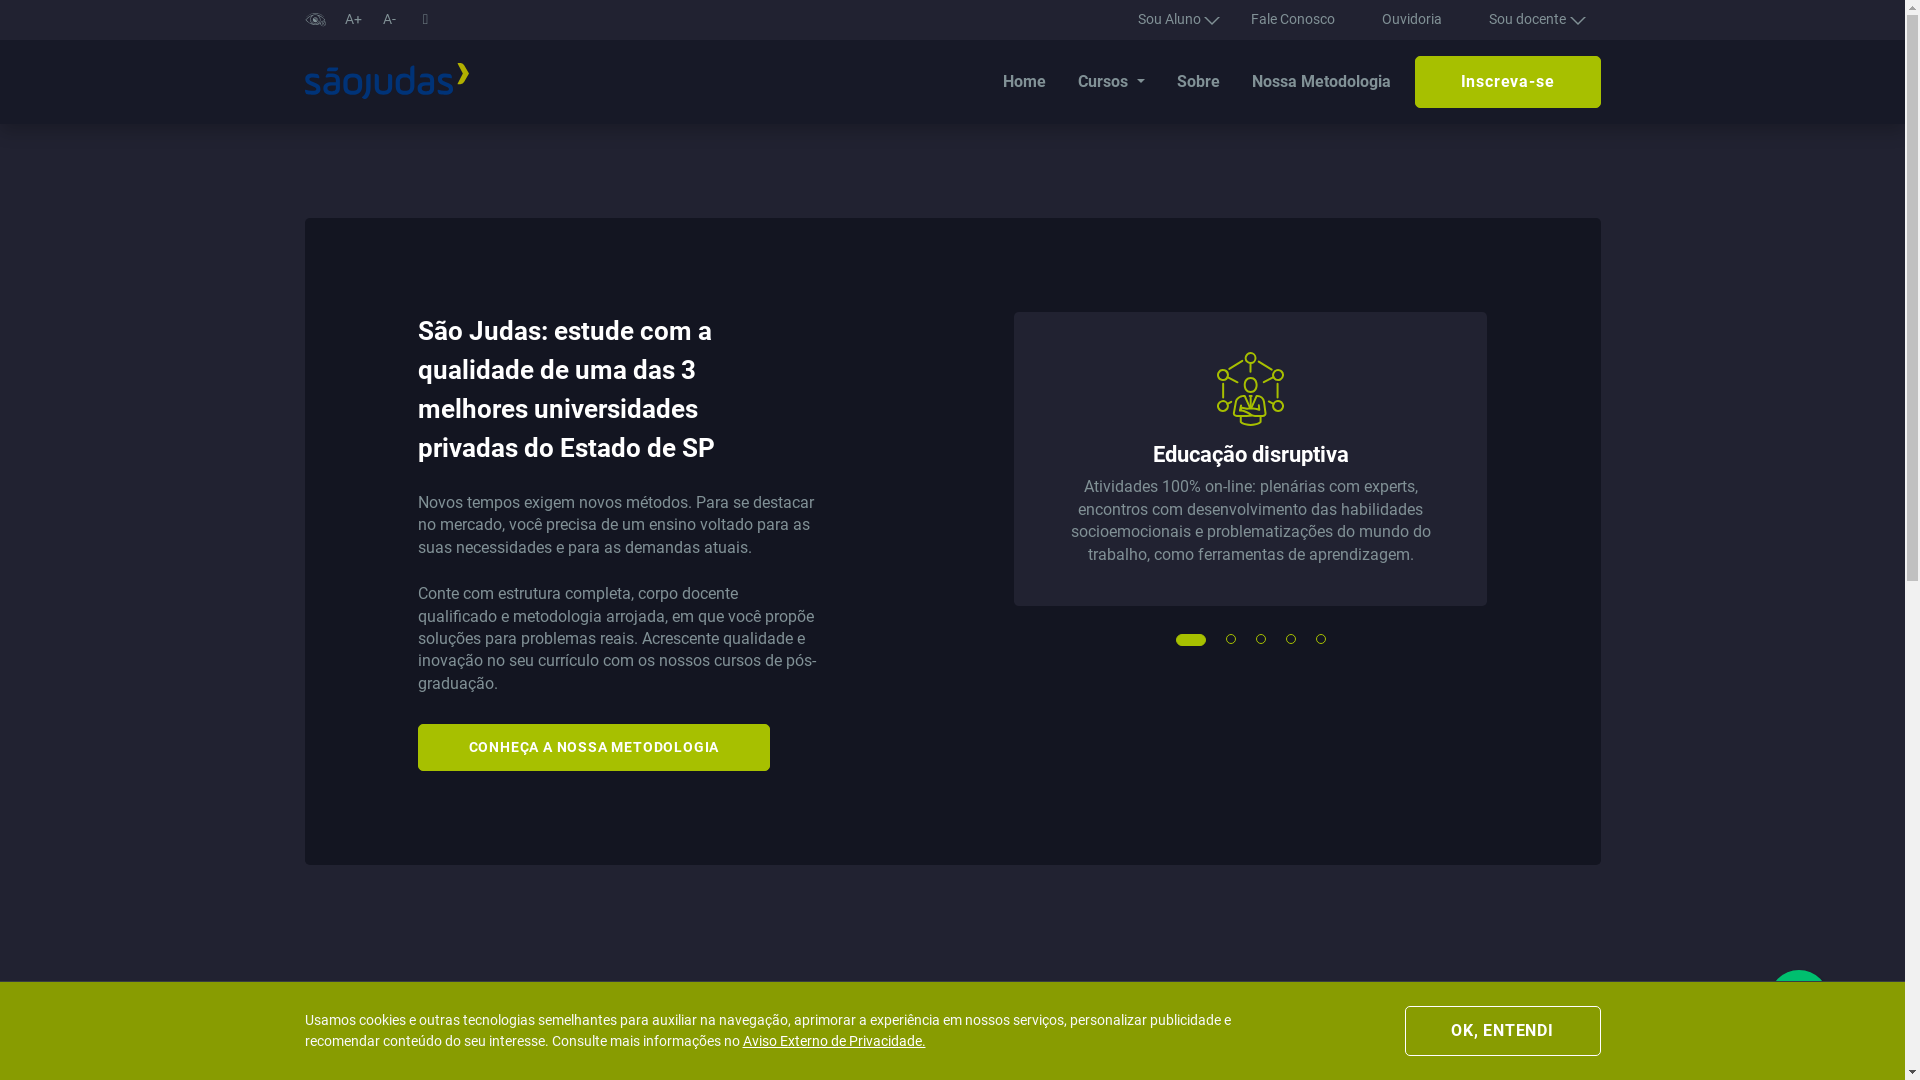  I want to click on 'Sou docente', so click(1473, 19).